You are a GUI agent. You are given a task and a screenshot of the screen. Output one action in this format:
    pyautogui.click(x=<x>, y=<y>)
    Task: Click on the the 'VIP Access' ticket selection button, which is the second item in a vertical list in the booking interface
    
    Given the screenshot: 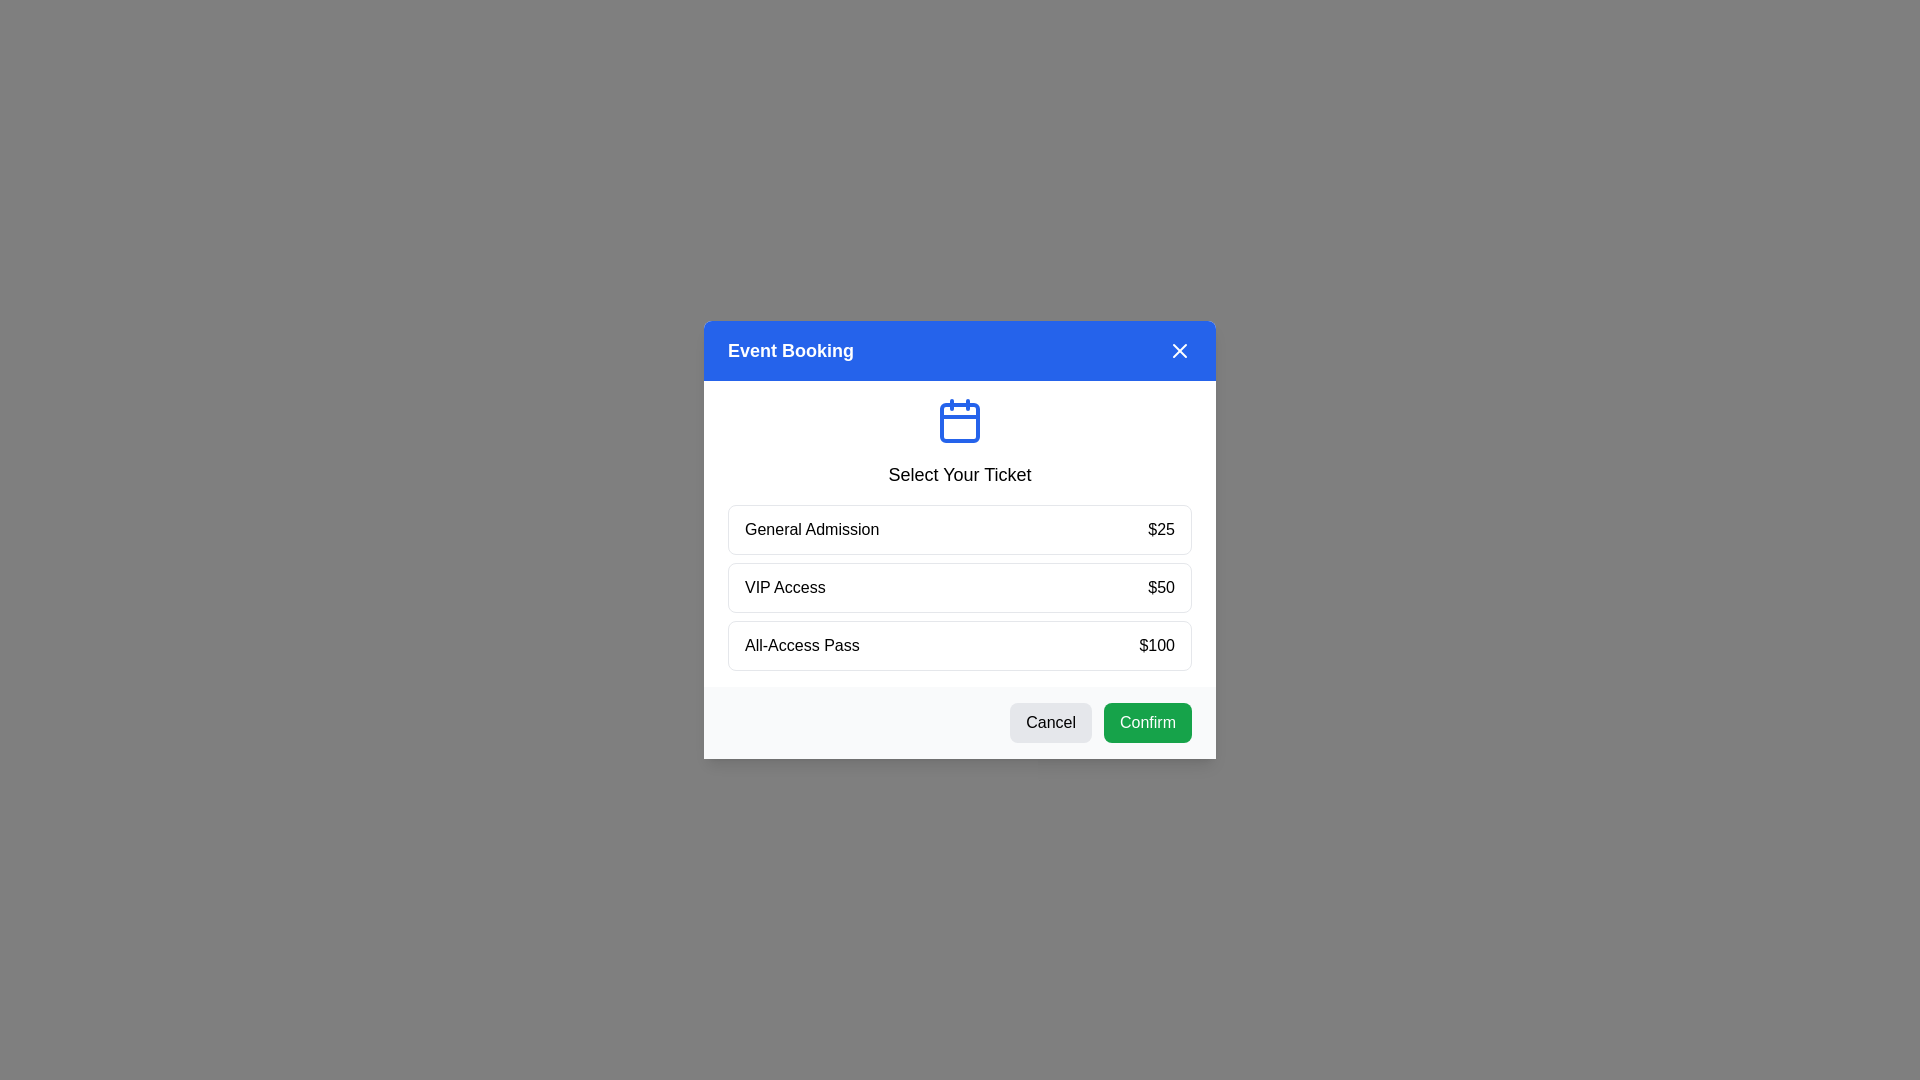 What is the action you would take?
    pyautogui.click(x=960, y=586)
    